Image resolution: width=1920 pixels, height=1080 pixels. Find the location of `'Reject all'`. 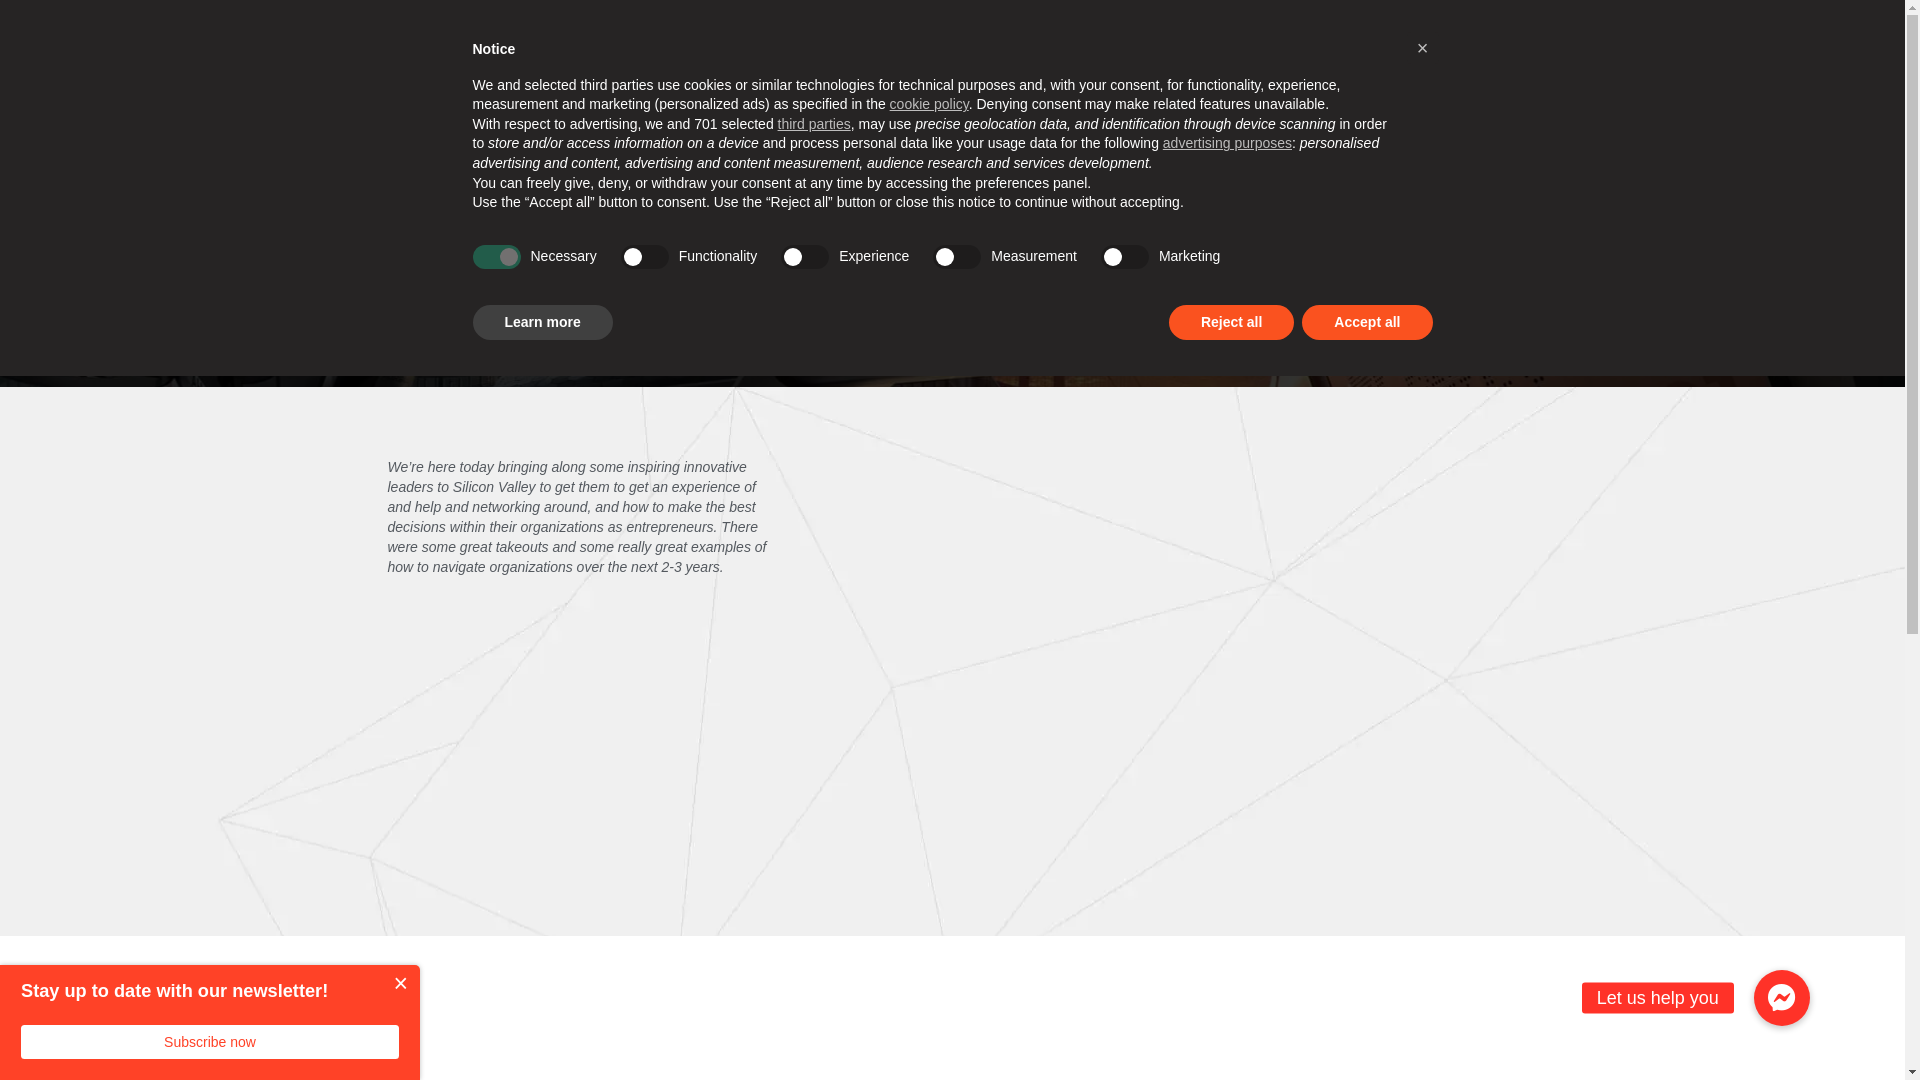

'Reject all' is located at coordinates (1230, 322).